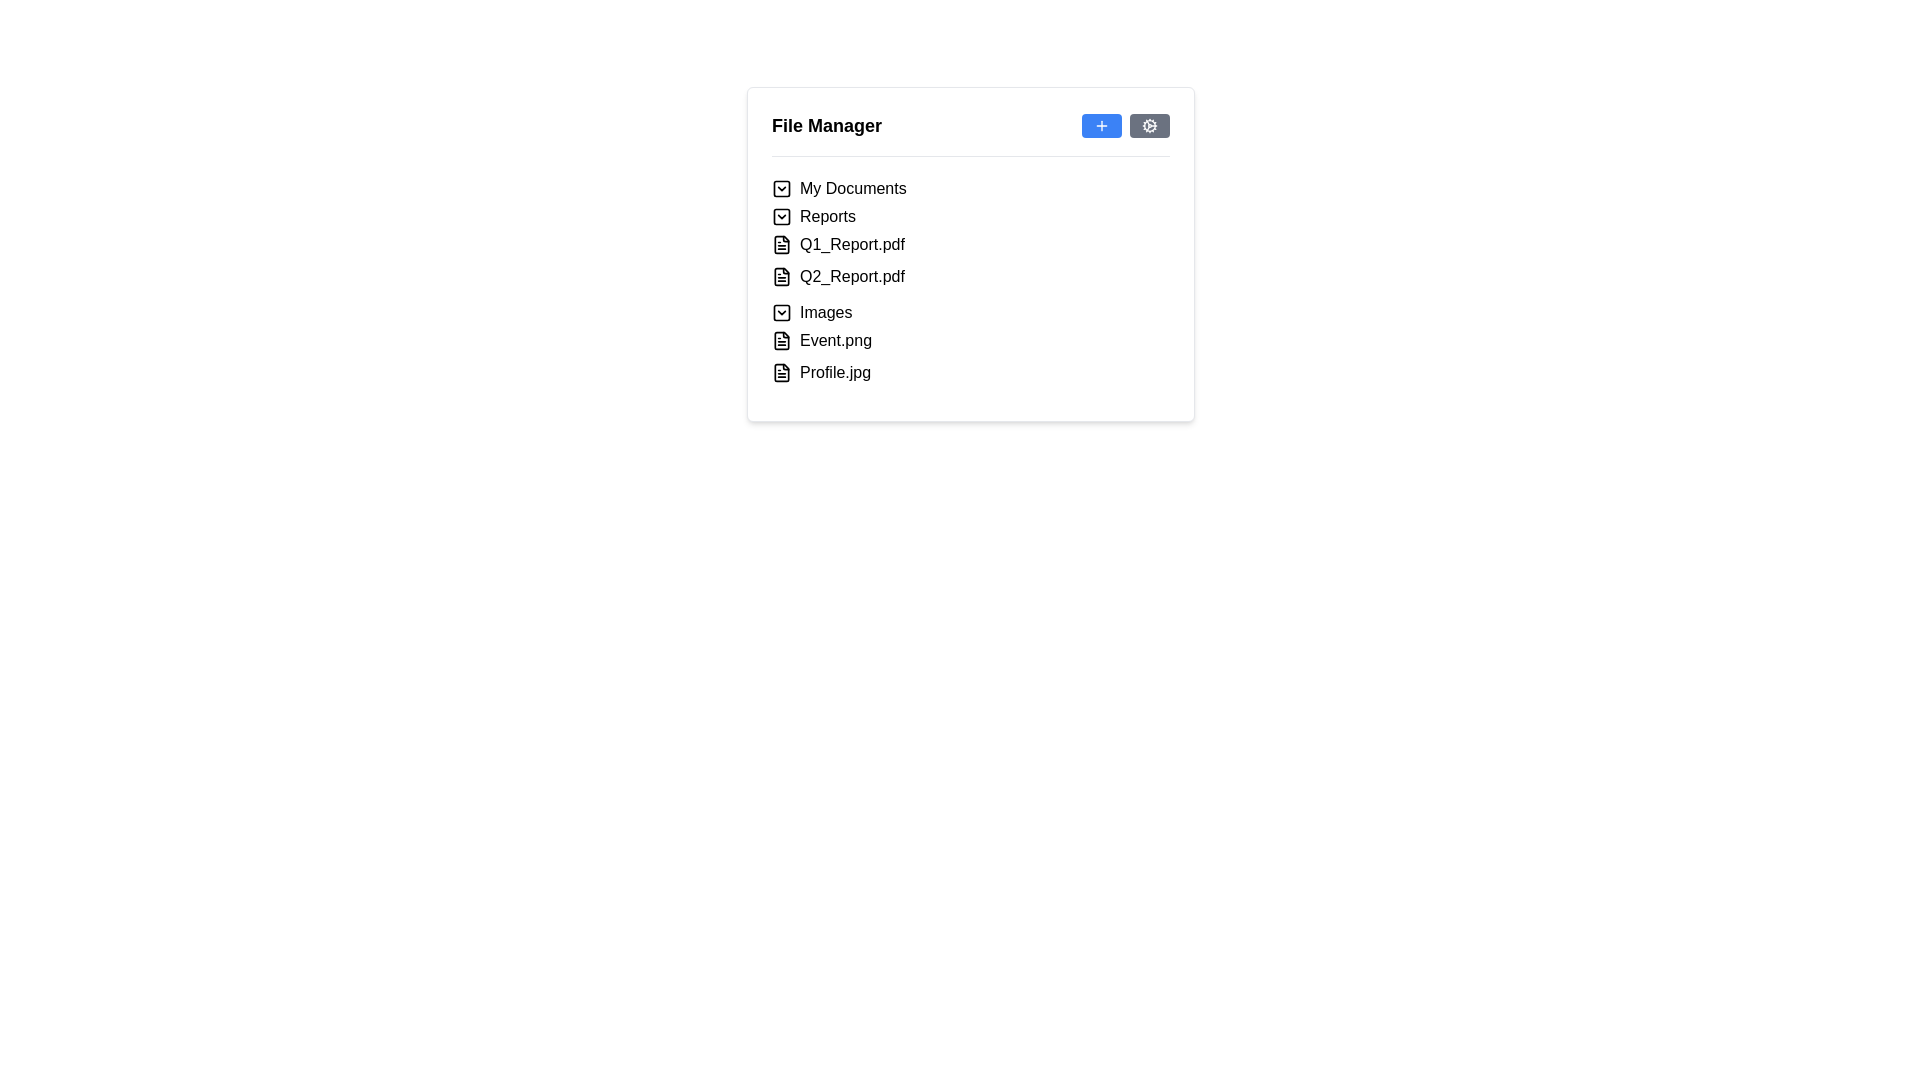 The height and width of the screenshot is (1080, 1920). I want to click on the settings icon located in the header of the 'File Manager' card, to the right of the blue '+' button, so click(1150, 126).